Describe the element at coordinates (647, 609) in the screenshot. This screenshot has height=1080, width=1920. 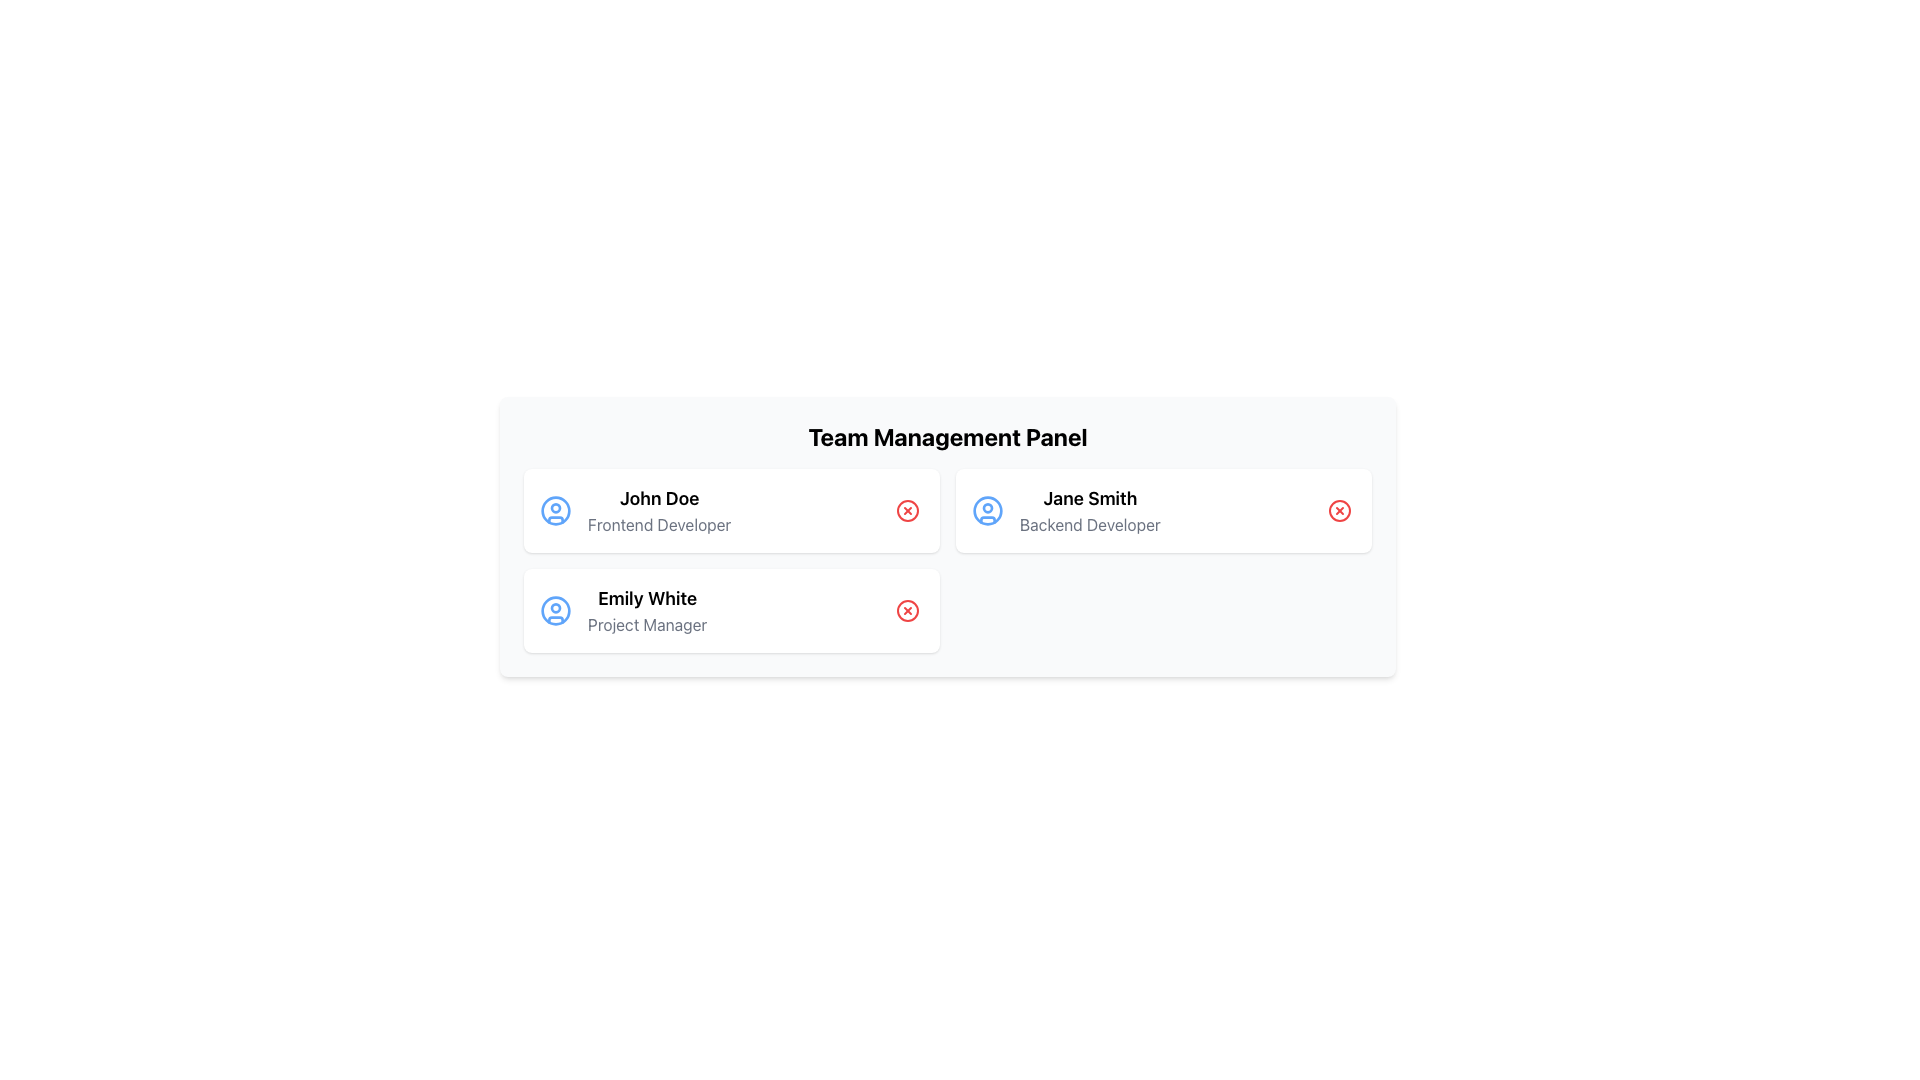
I see `the Profile Display element showing the name 'Emily White' and title 'Project Manager' located in the lower left cell of the Team Management Panel` at that location.